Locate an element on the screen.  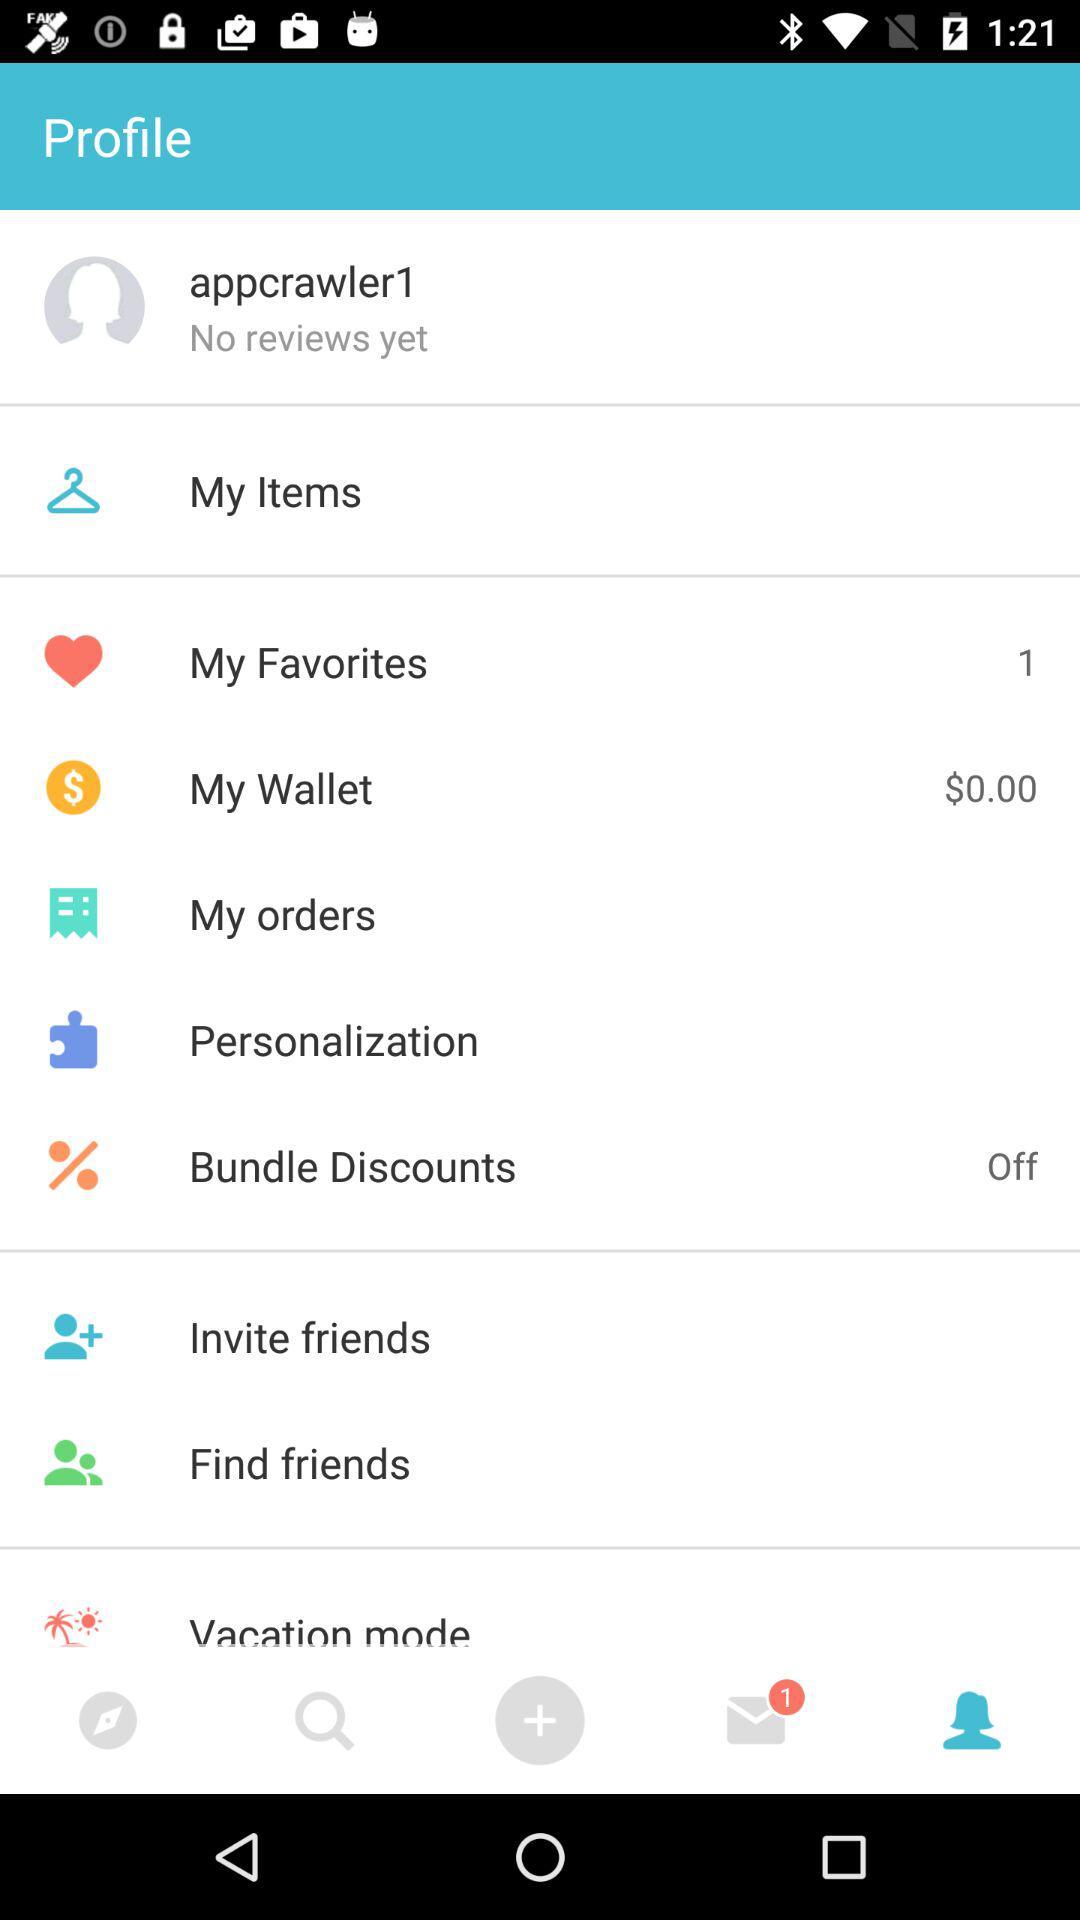
account icon which is right side of message box is located at coordinates (971, 1719).